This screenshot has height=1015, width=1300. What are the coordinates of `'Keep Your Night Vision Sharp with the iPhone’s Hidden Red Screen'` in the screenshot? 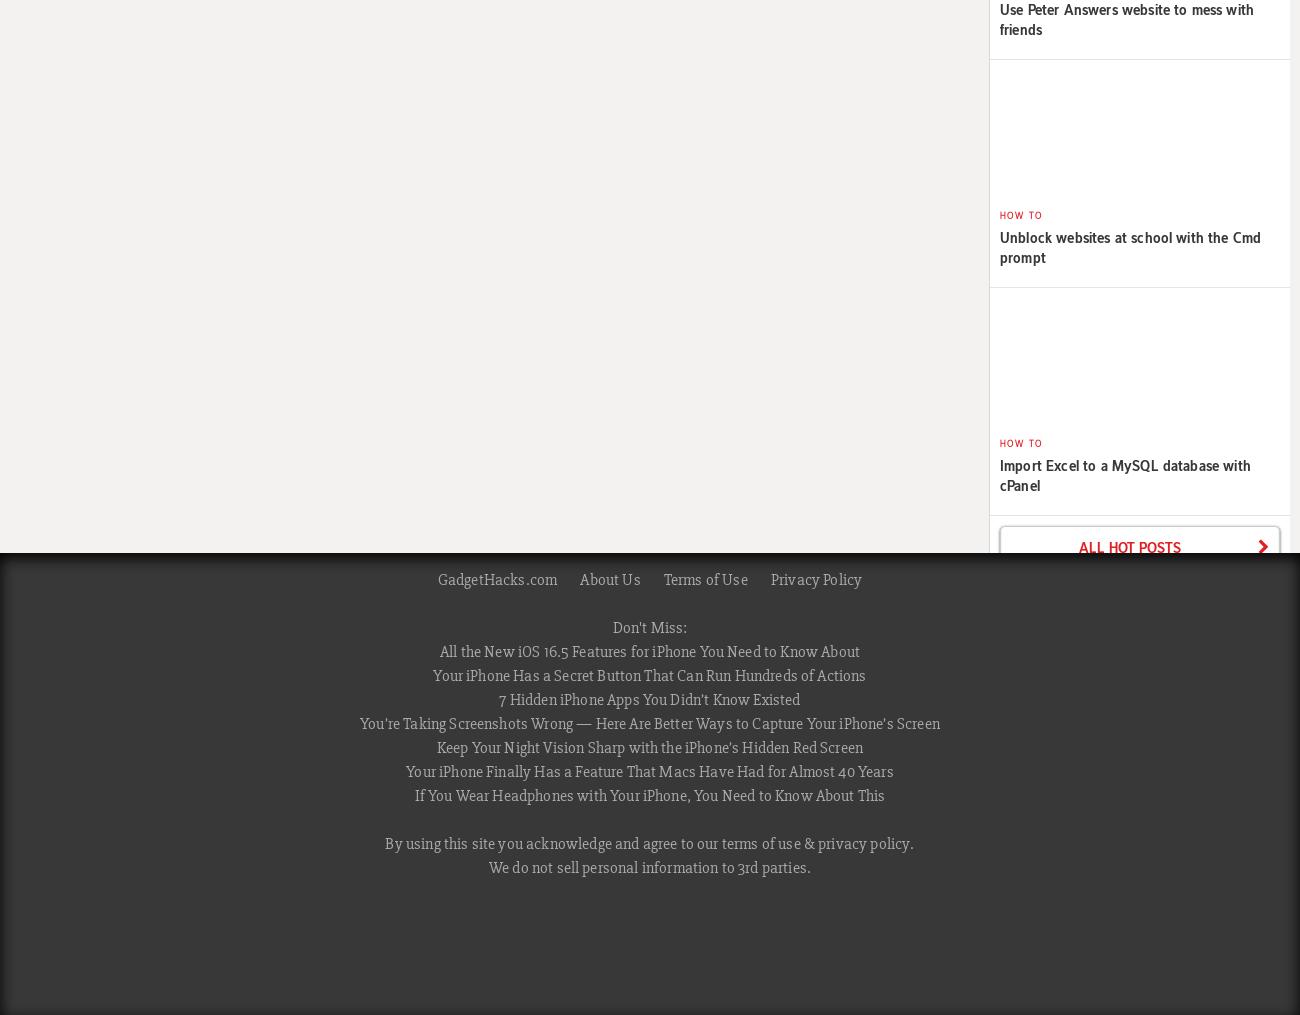 It's located at (649, 746).